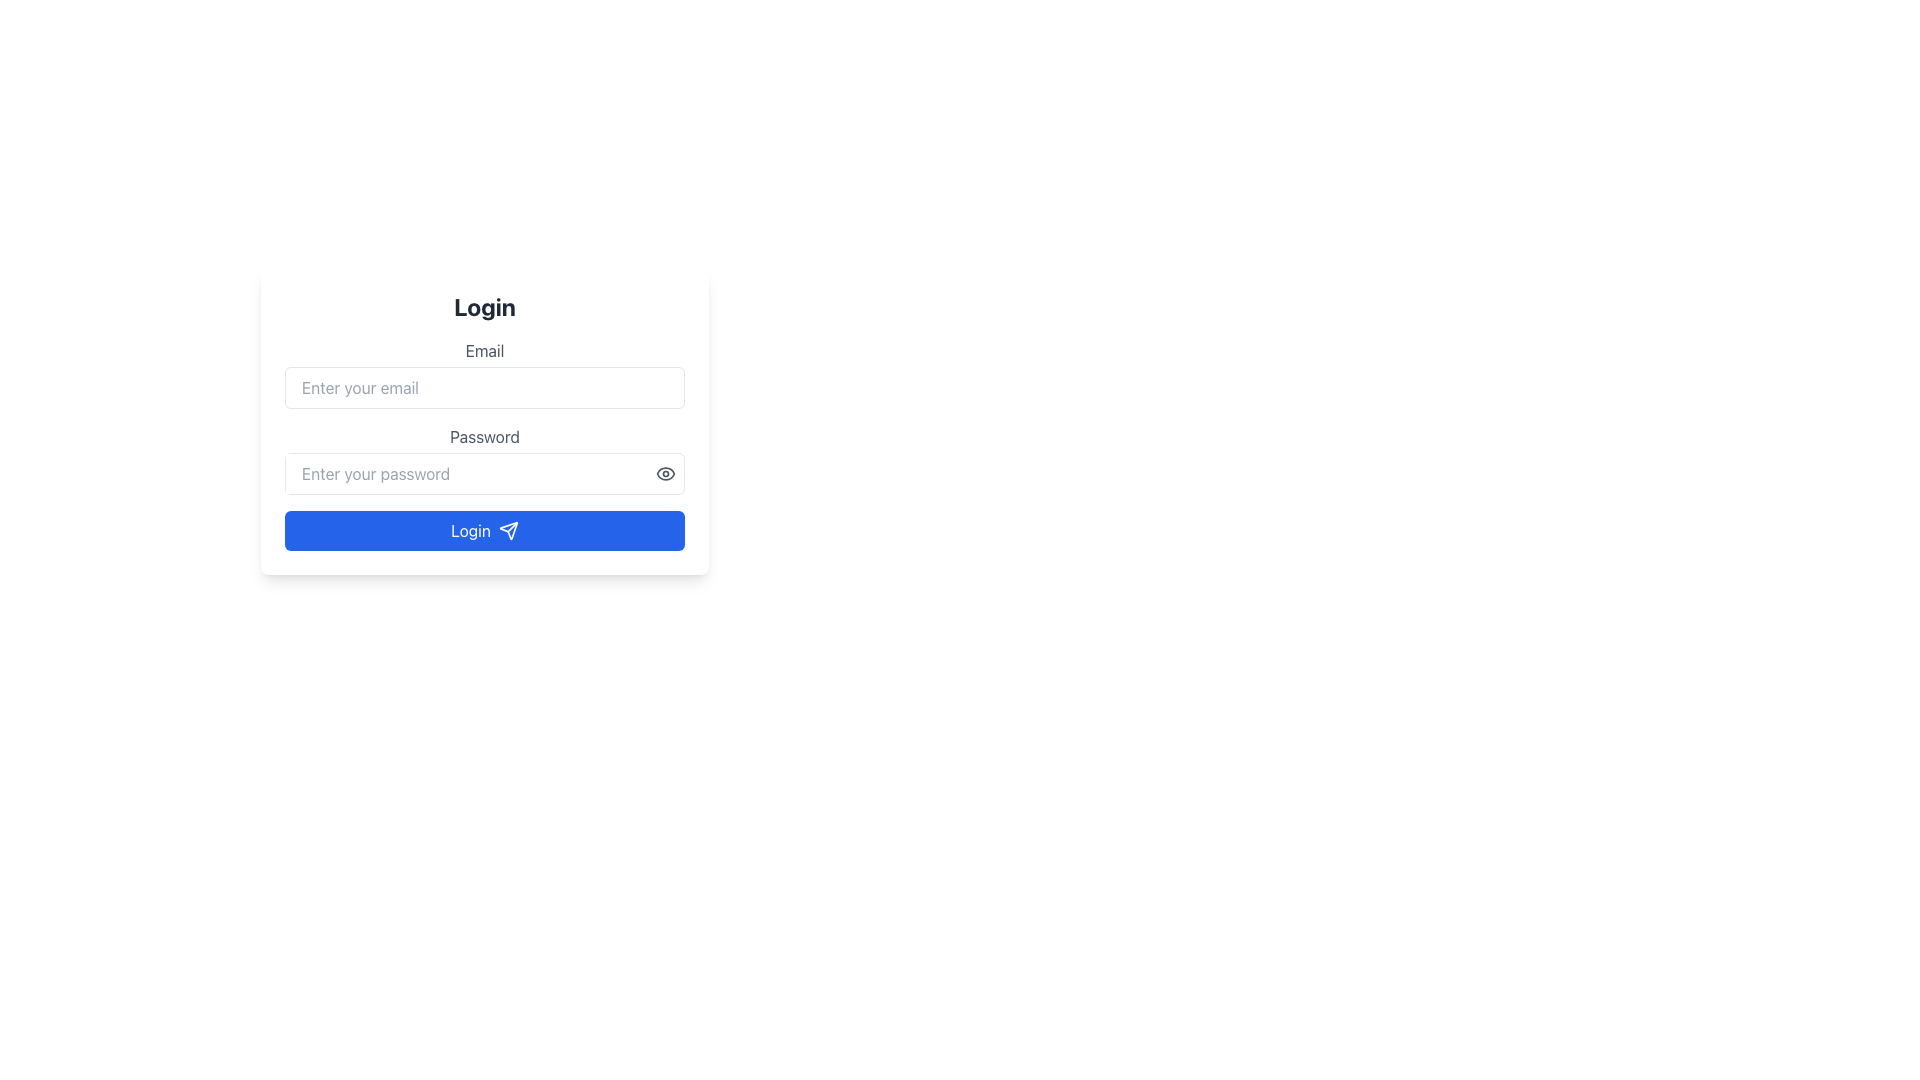  Describe the element at coordinates (484, 530) in the screenshot. I see `the login button located at the bottom of the form` at that location.